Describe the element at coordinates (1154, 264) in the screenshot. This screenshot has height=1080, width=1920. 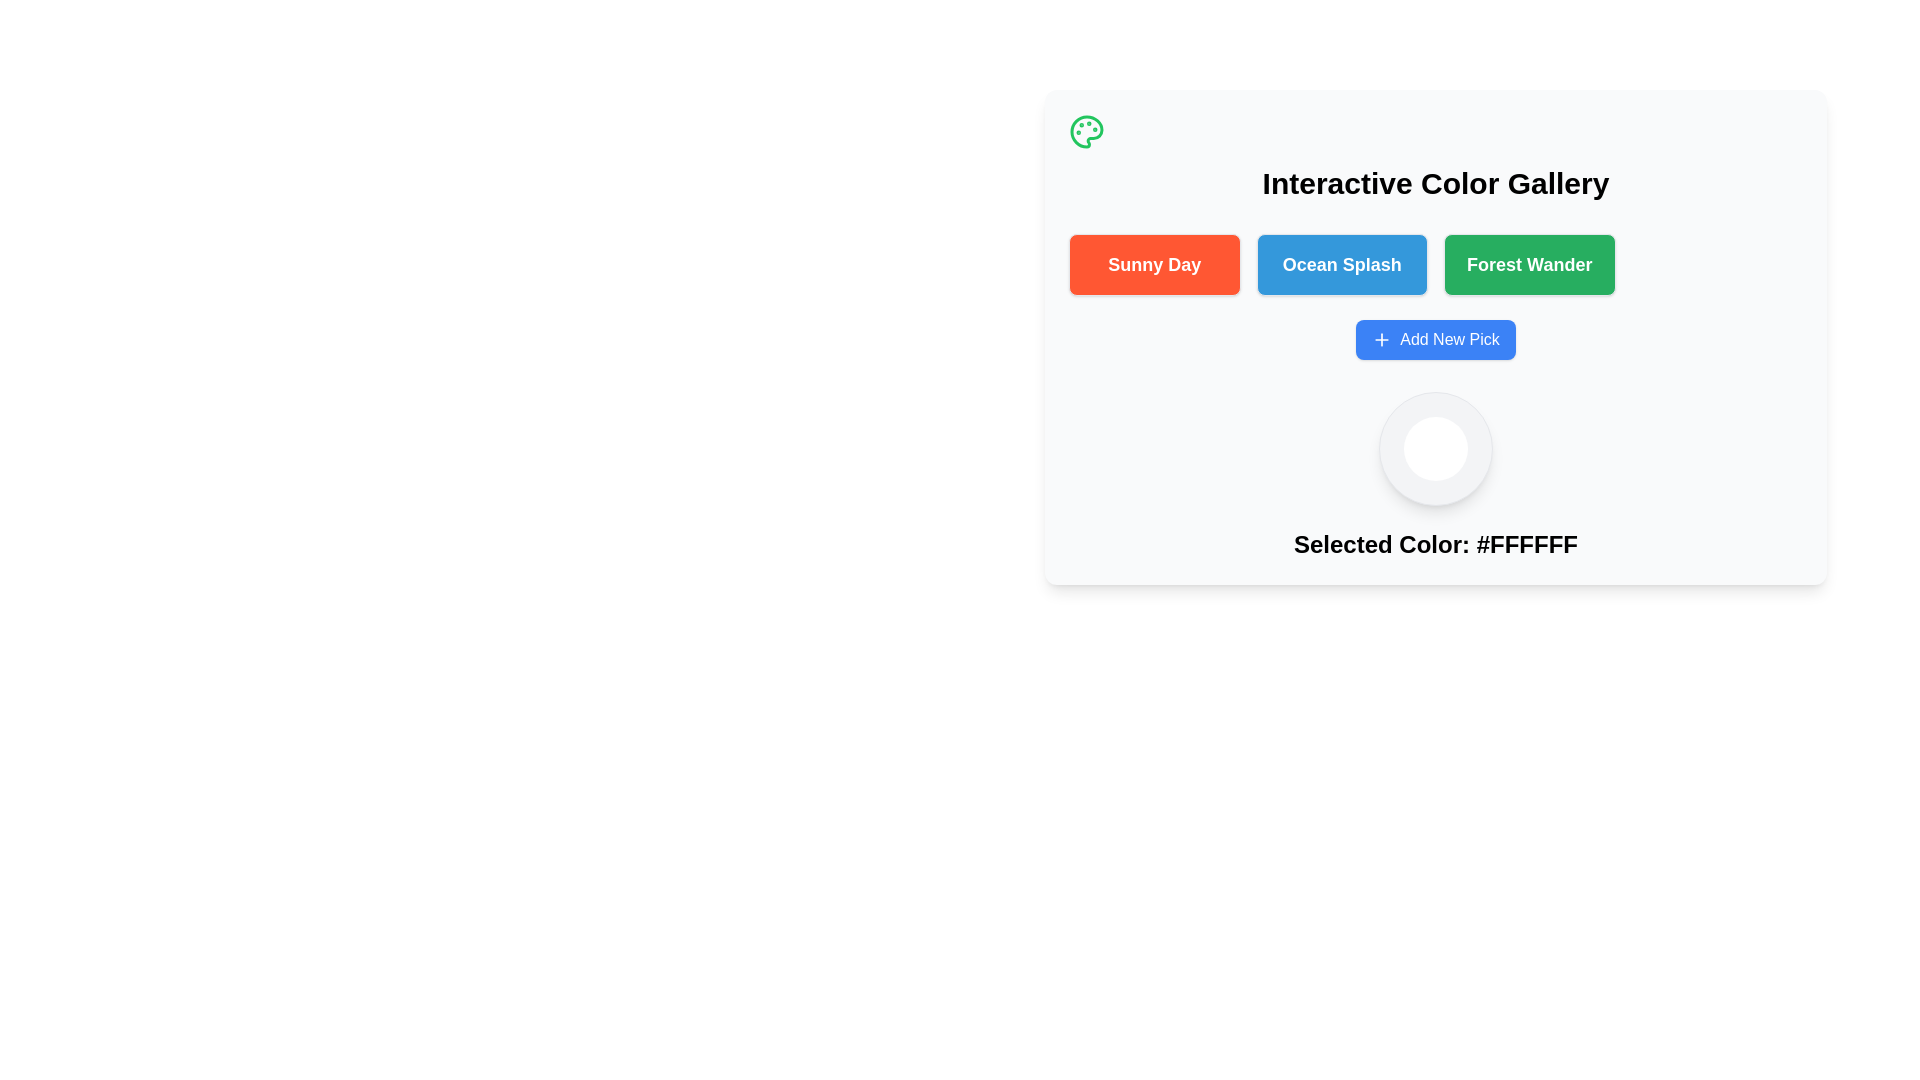
I see `the first button in a horizontal row with a vibrant orange background and white bold text reading 'Sunny Day'` at that location.